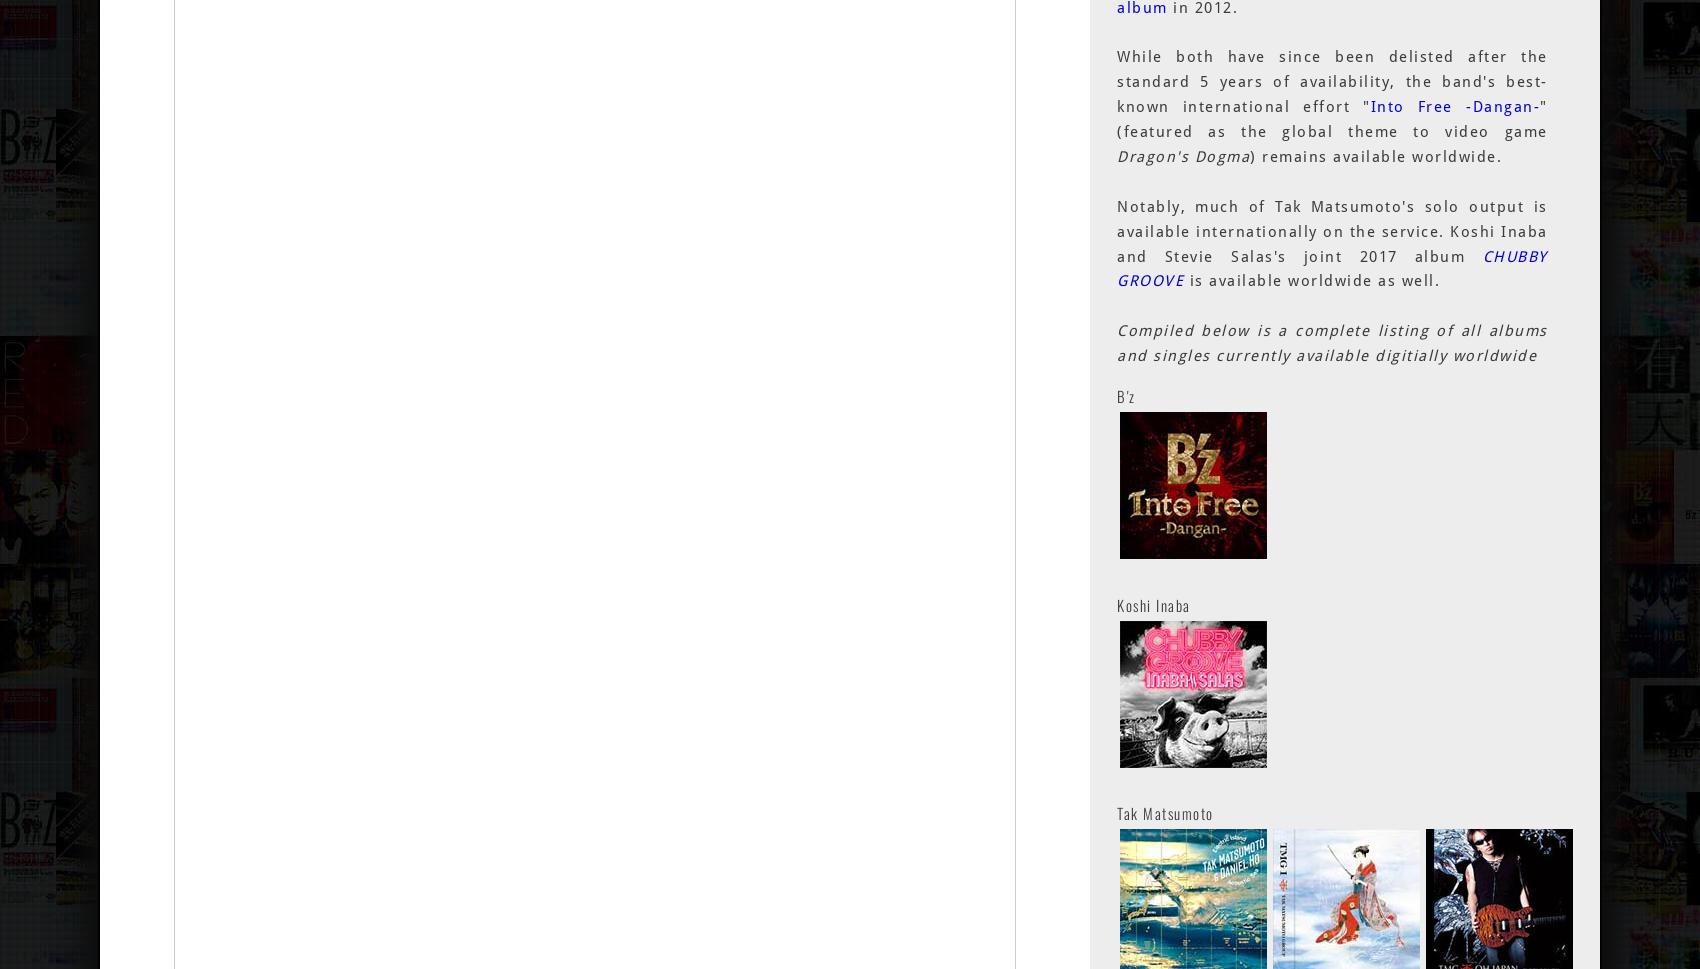  Describe the element at coordinates (1331, 230) in the screenshot. I see `'Notably, much of Tak Matsumoto's solo output is available internationally on the service. Koshi Inaba and Stevie Salas's joint 2017 album'` at that location.